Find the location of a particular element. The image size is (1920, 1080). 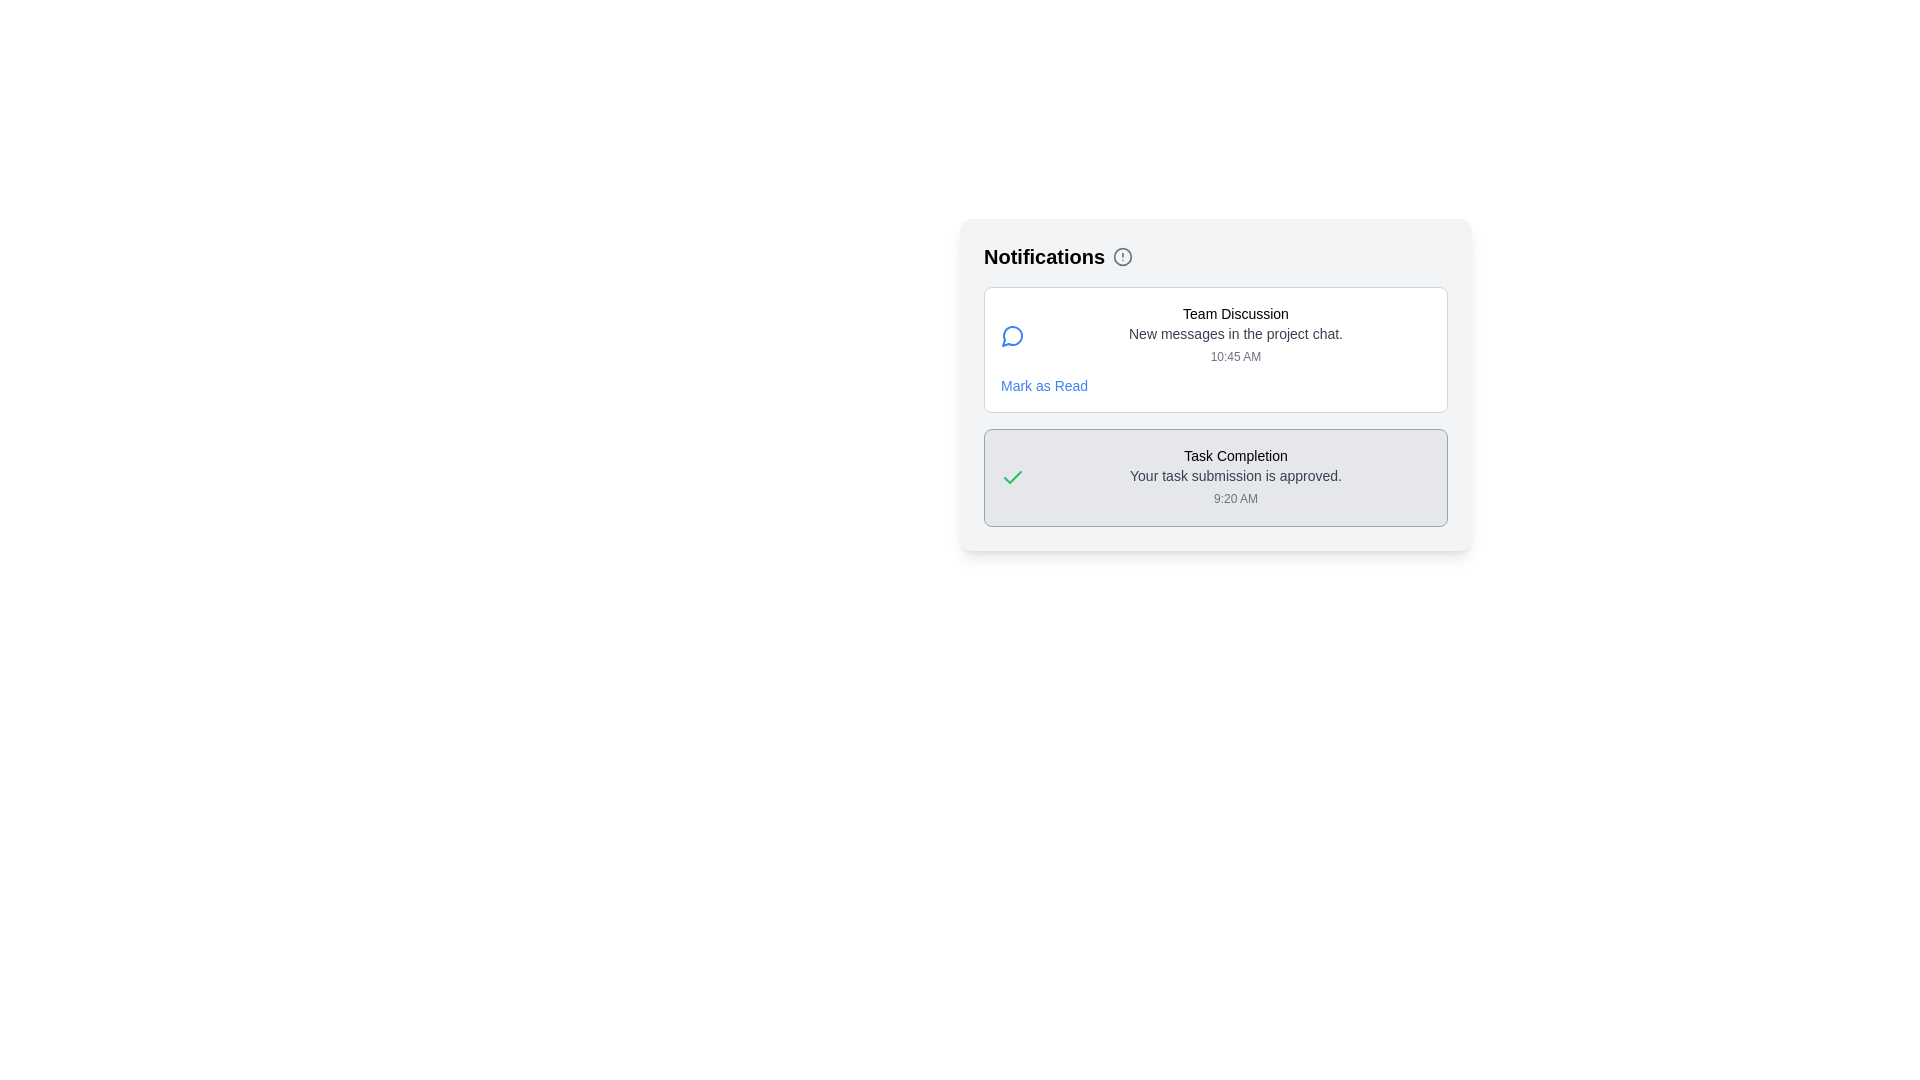

the static text element that provides a brief description about the notification, located below the title 'Team Discussion' and above the timestamp '10:45 AM' is located at coordinates (1235, 333).